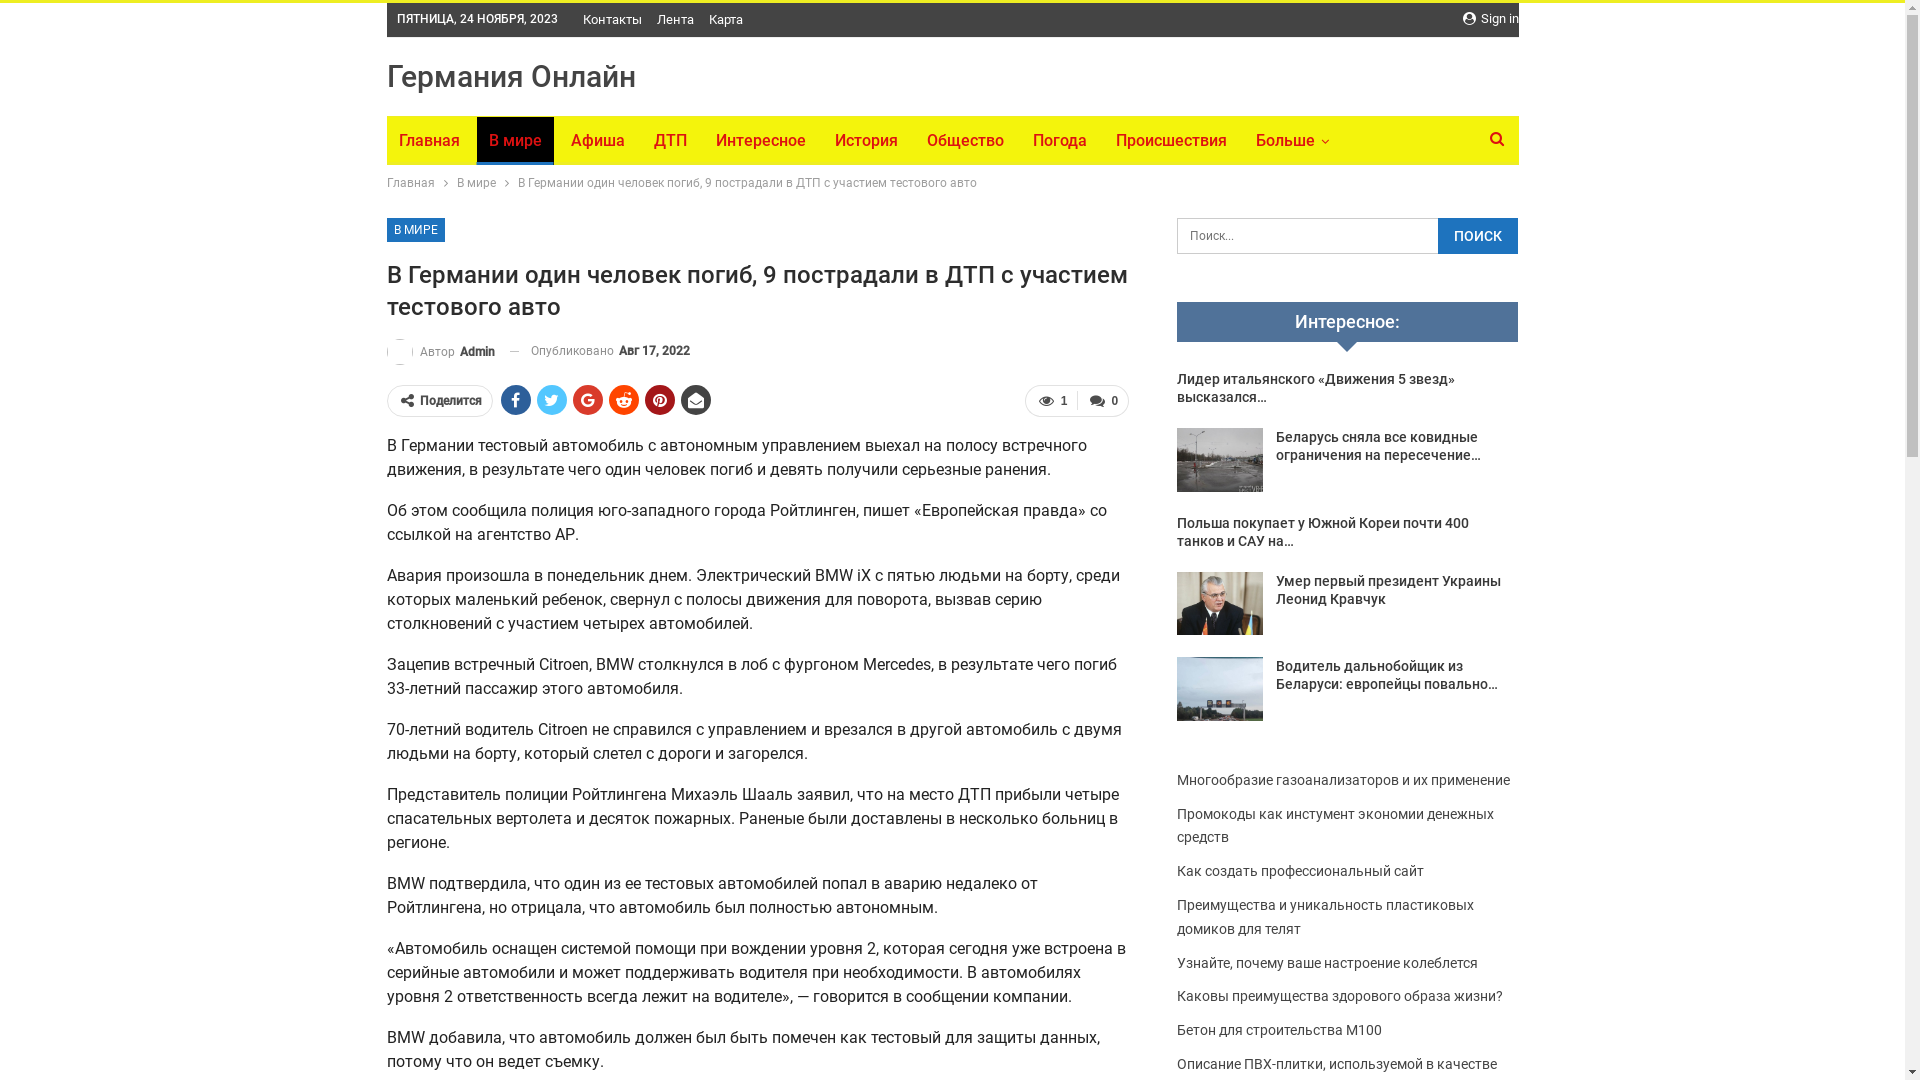 The image size is (1920, 1080). I want to click on 'Sign in', so click(1489, 19).